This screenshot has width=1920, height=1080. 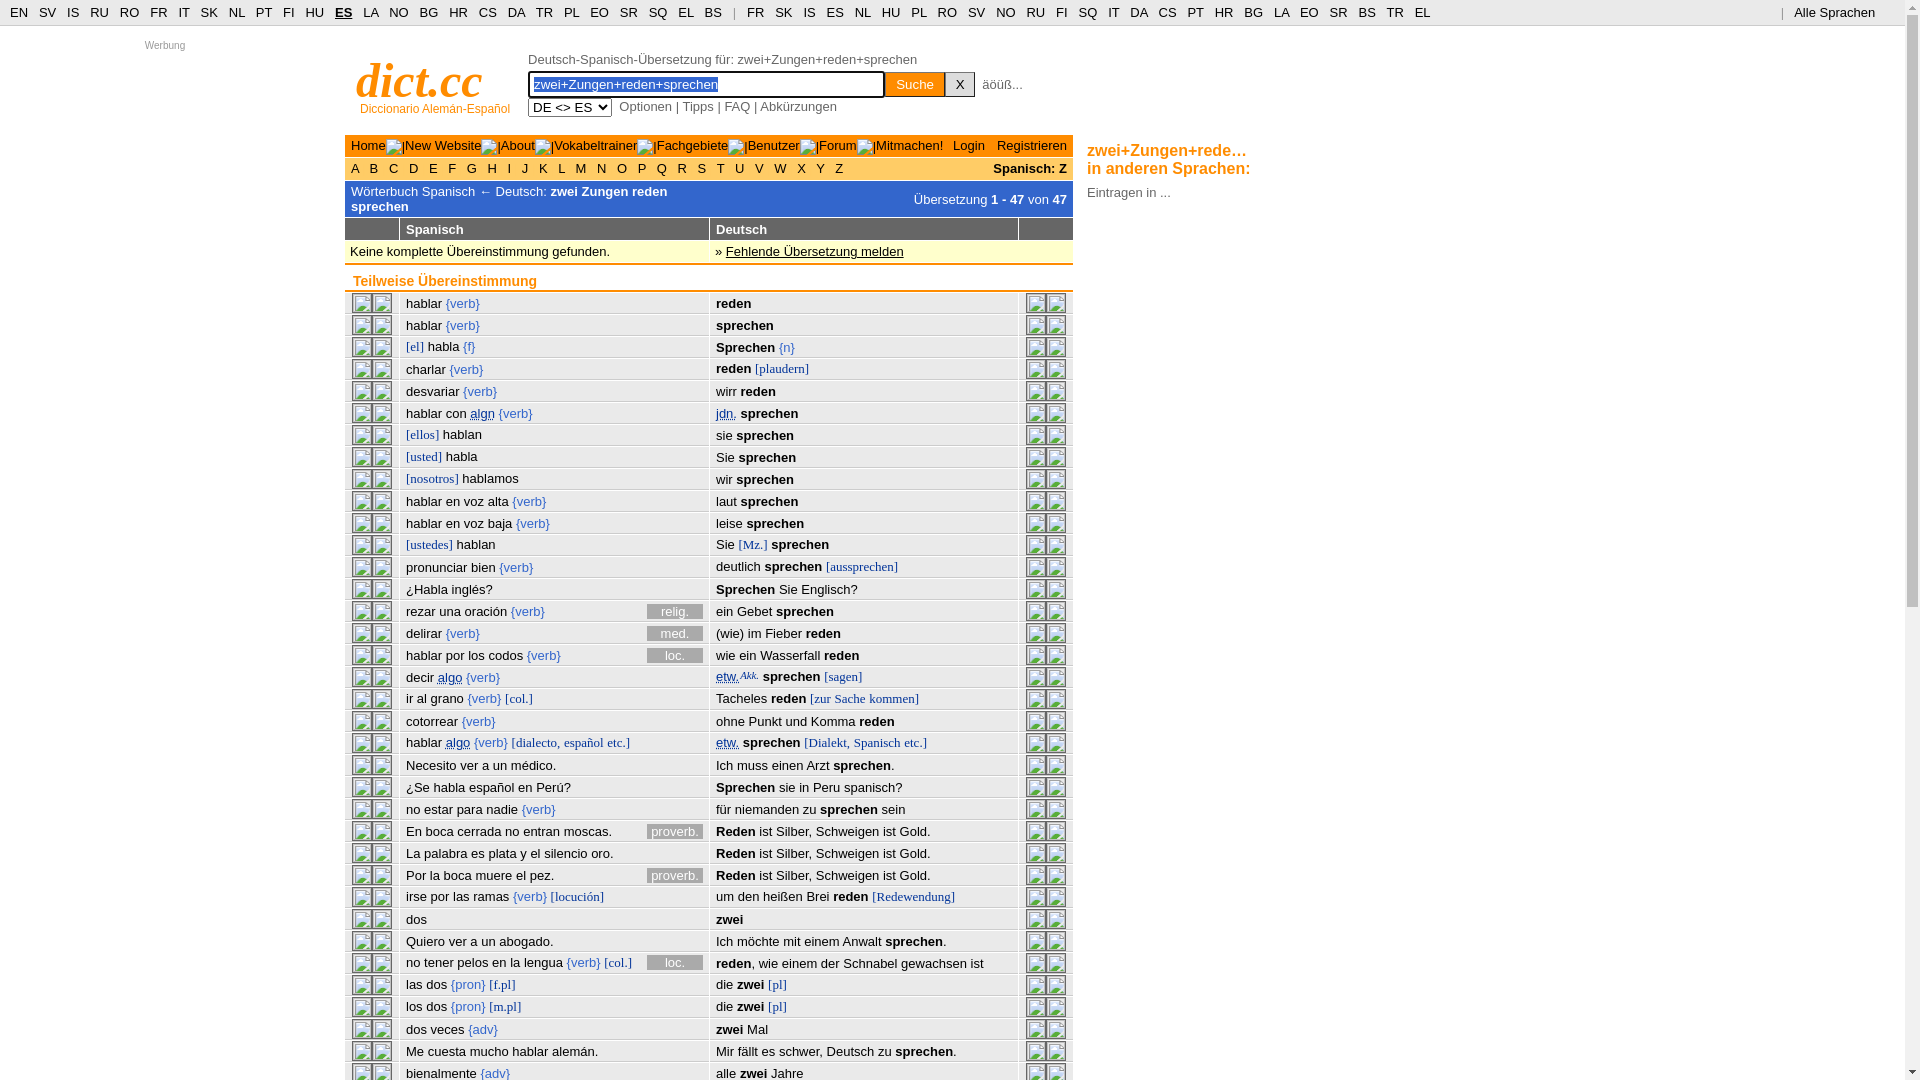 What do you see at coordinates (848, 831) in the screenshot?
I see `'Schweigen'` at bounding box center [848, 831].